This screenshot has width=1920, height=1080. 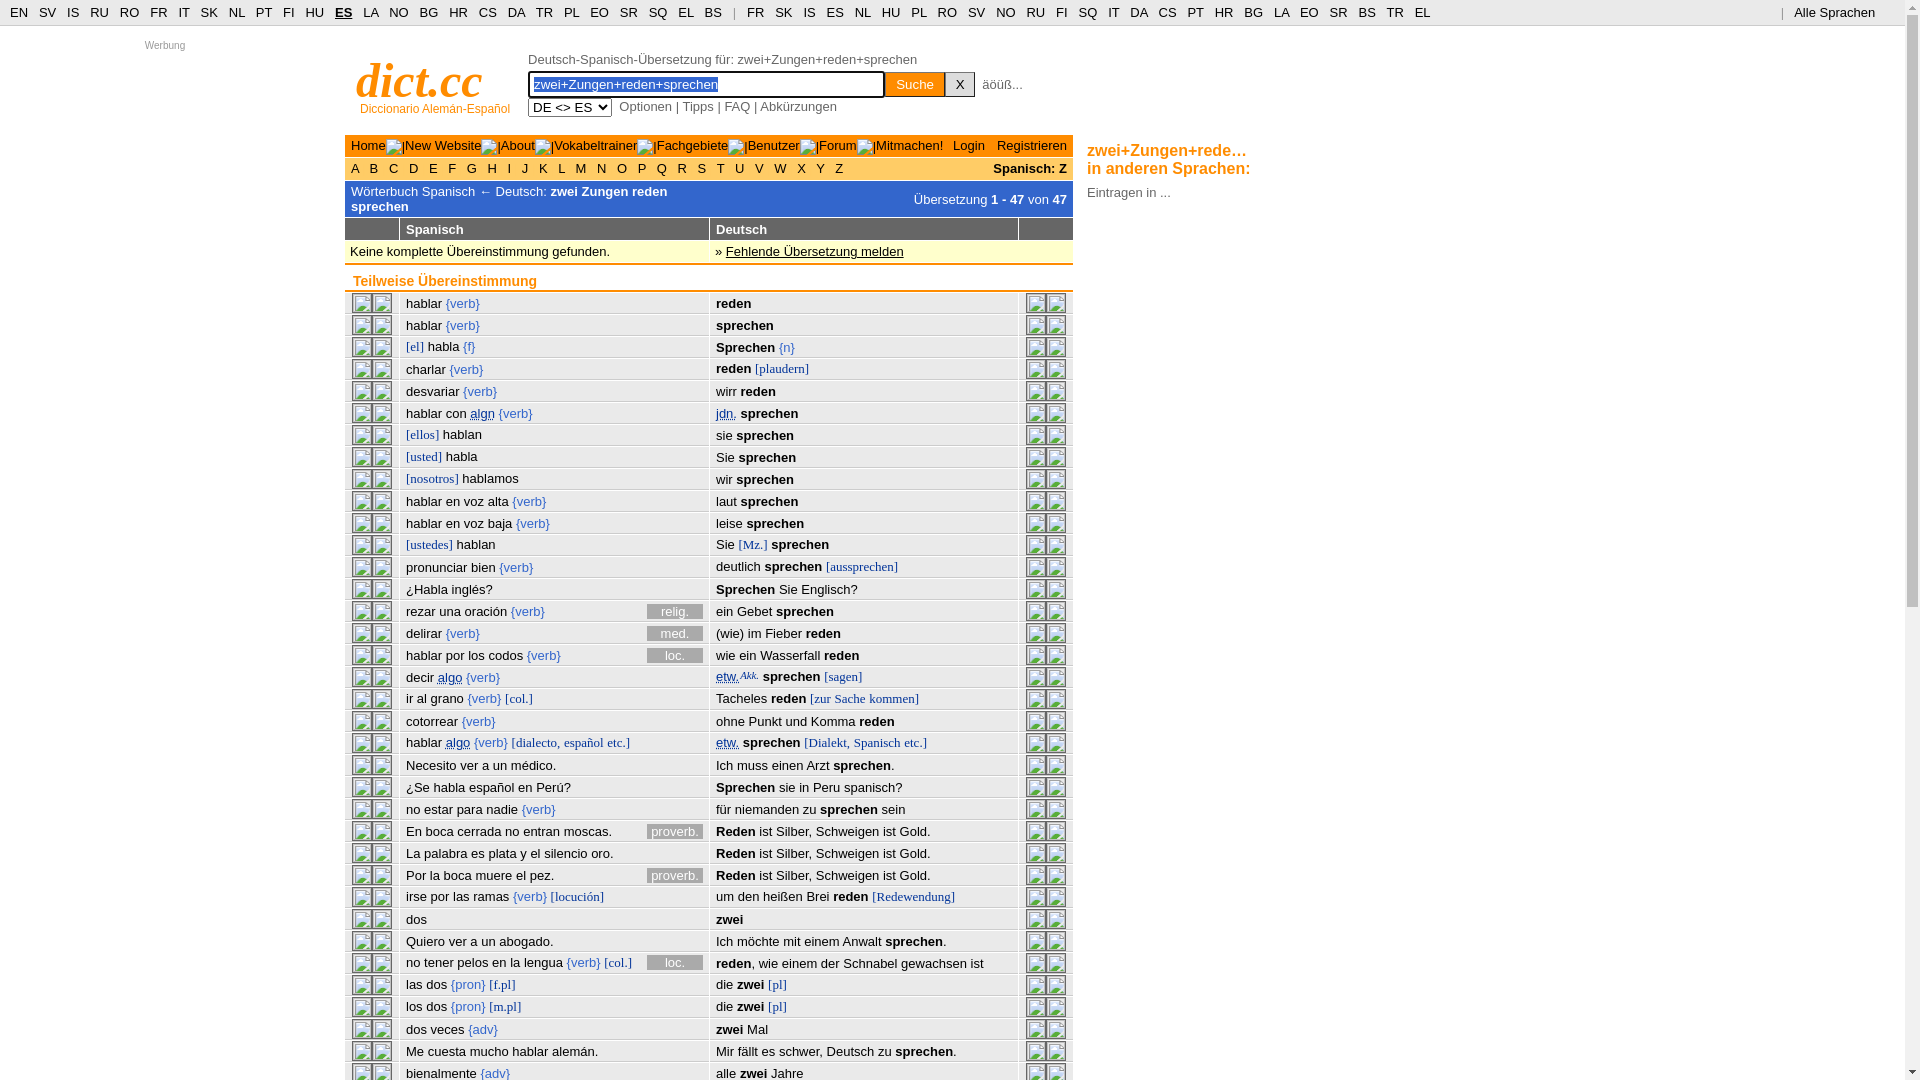 What do you see at coordinates (848, 831) in the screenshot?
I see `'Schweigen'` at bounding box center [848, 831].